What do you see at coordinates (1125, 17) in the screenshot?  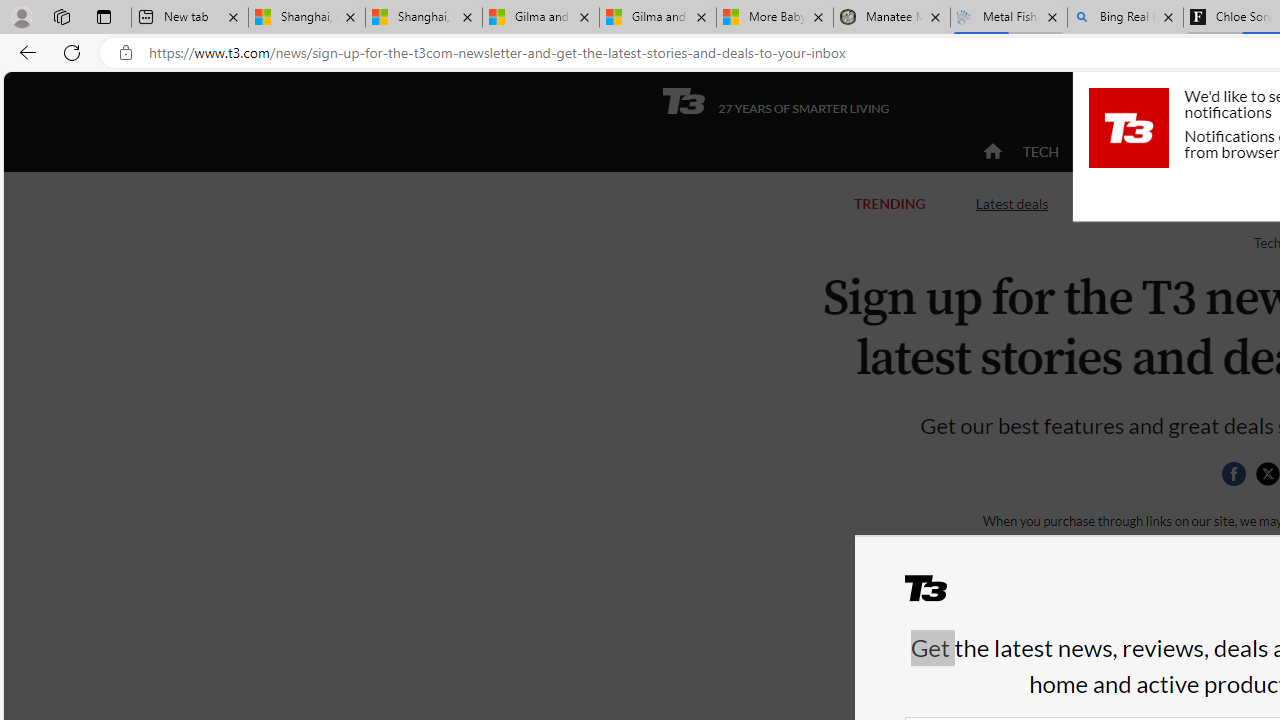 I see `'Bing Real Estate - Home sales and rental listings'` at bounding box center [1125, 17].